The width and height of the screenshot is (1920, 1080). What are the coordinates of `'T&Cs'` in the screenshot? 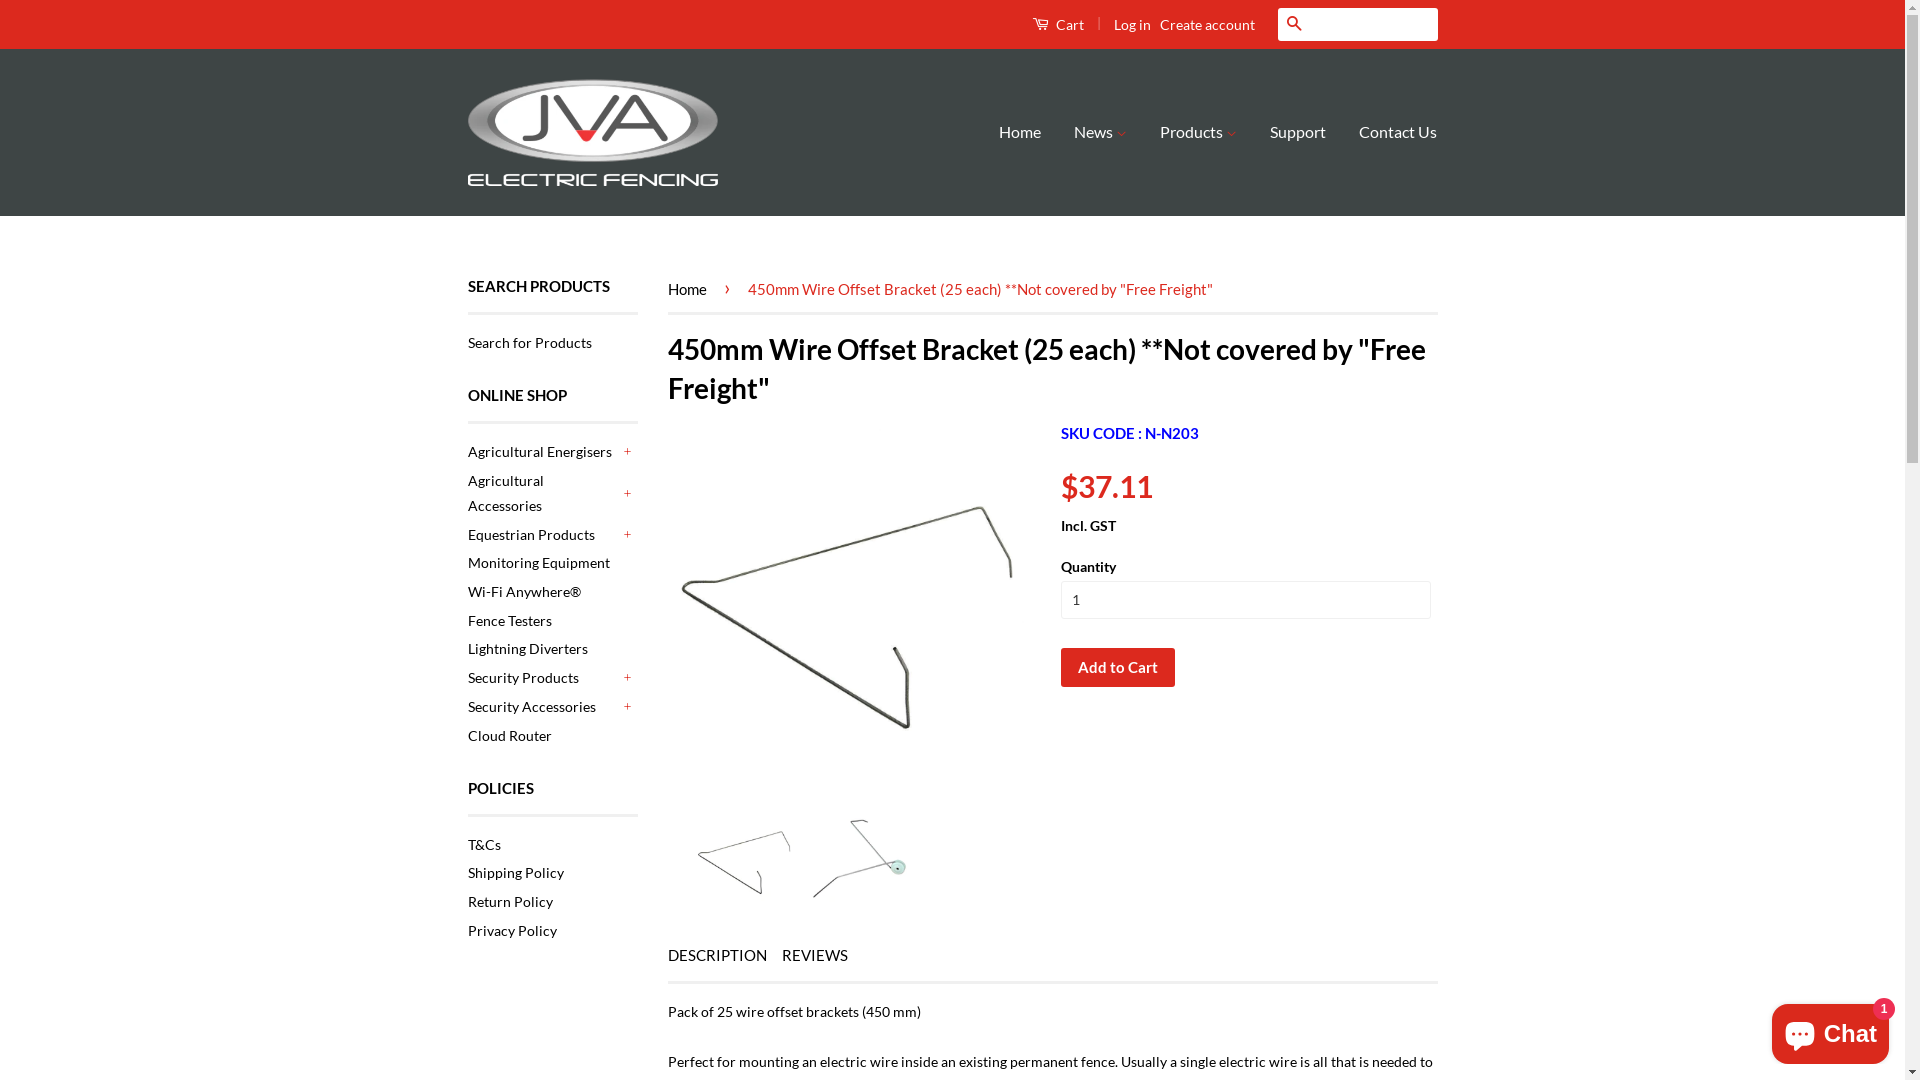 It's located at (484, 844).